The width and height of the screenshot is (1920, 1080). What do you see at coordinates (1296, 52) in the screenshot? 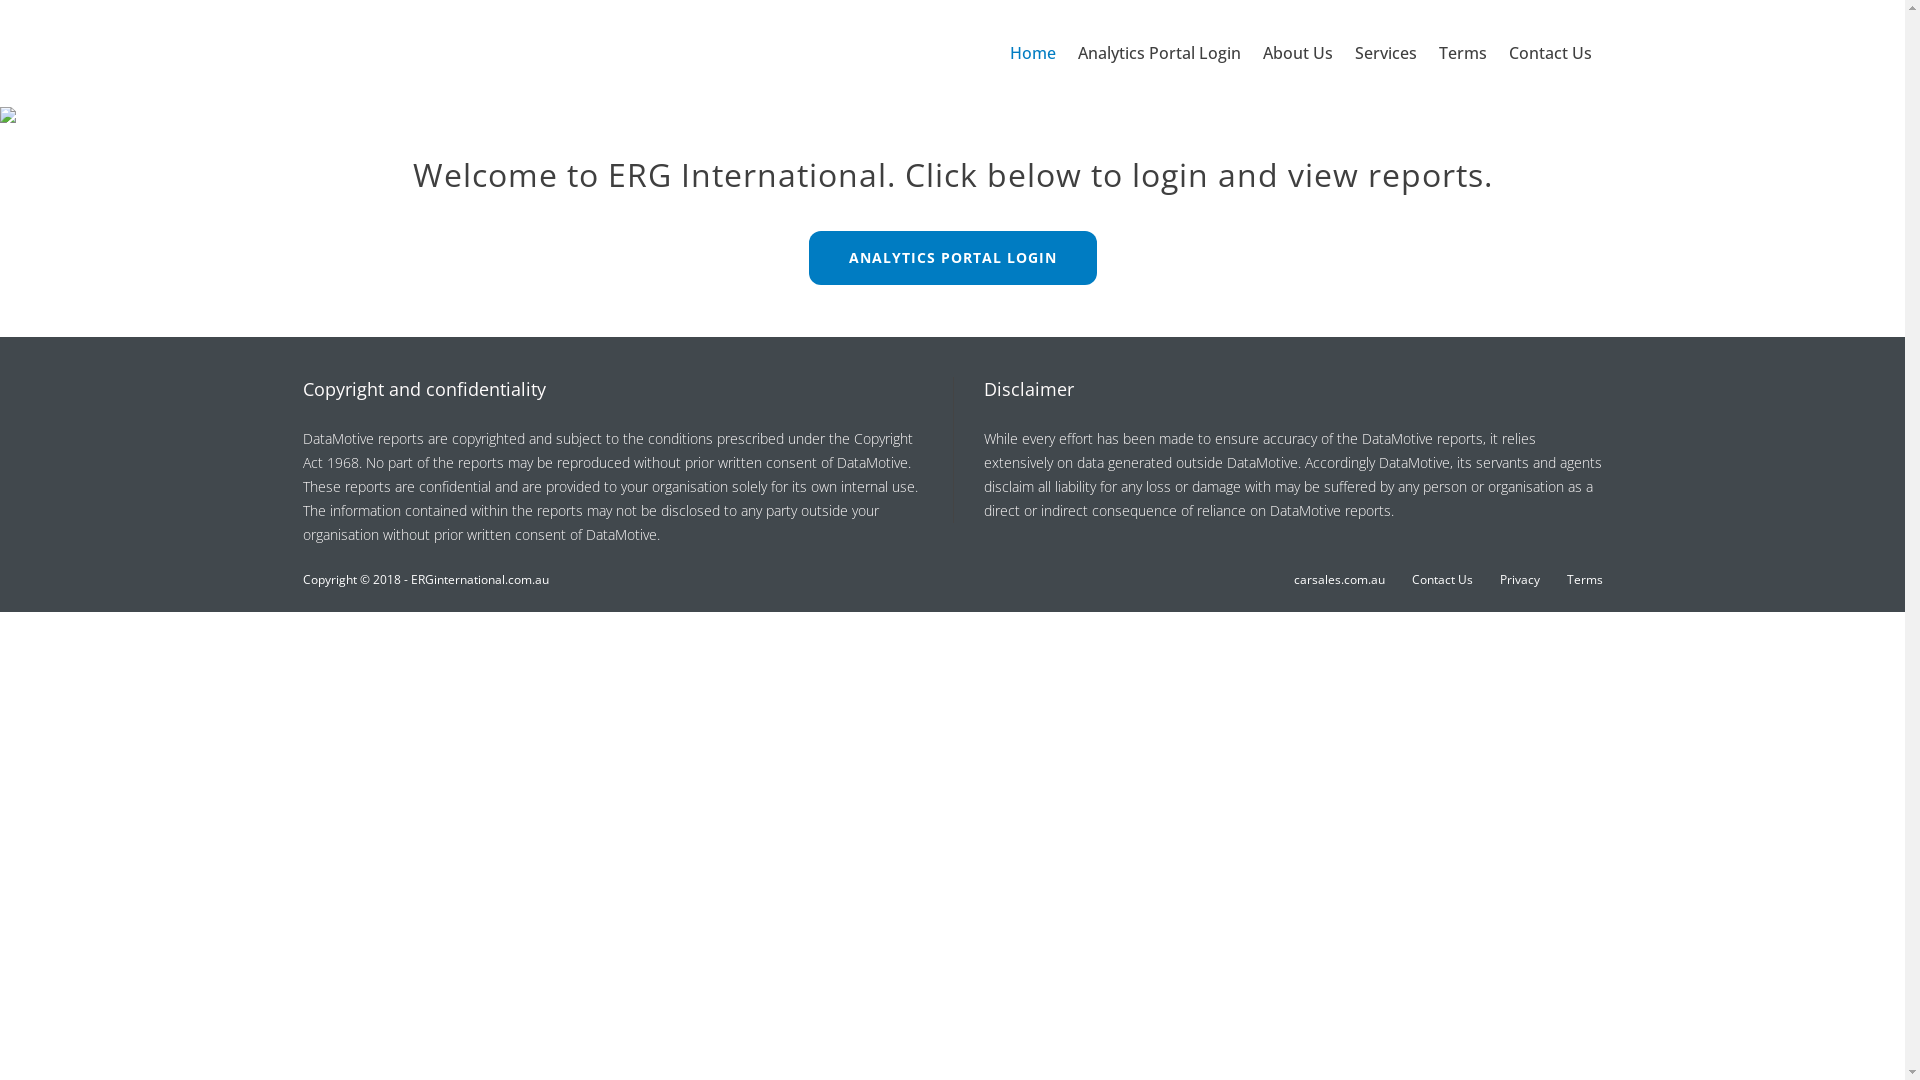
I see `'About Us'` at bounding box center [1296, 52].